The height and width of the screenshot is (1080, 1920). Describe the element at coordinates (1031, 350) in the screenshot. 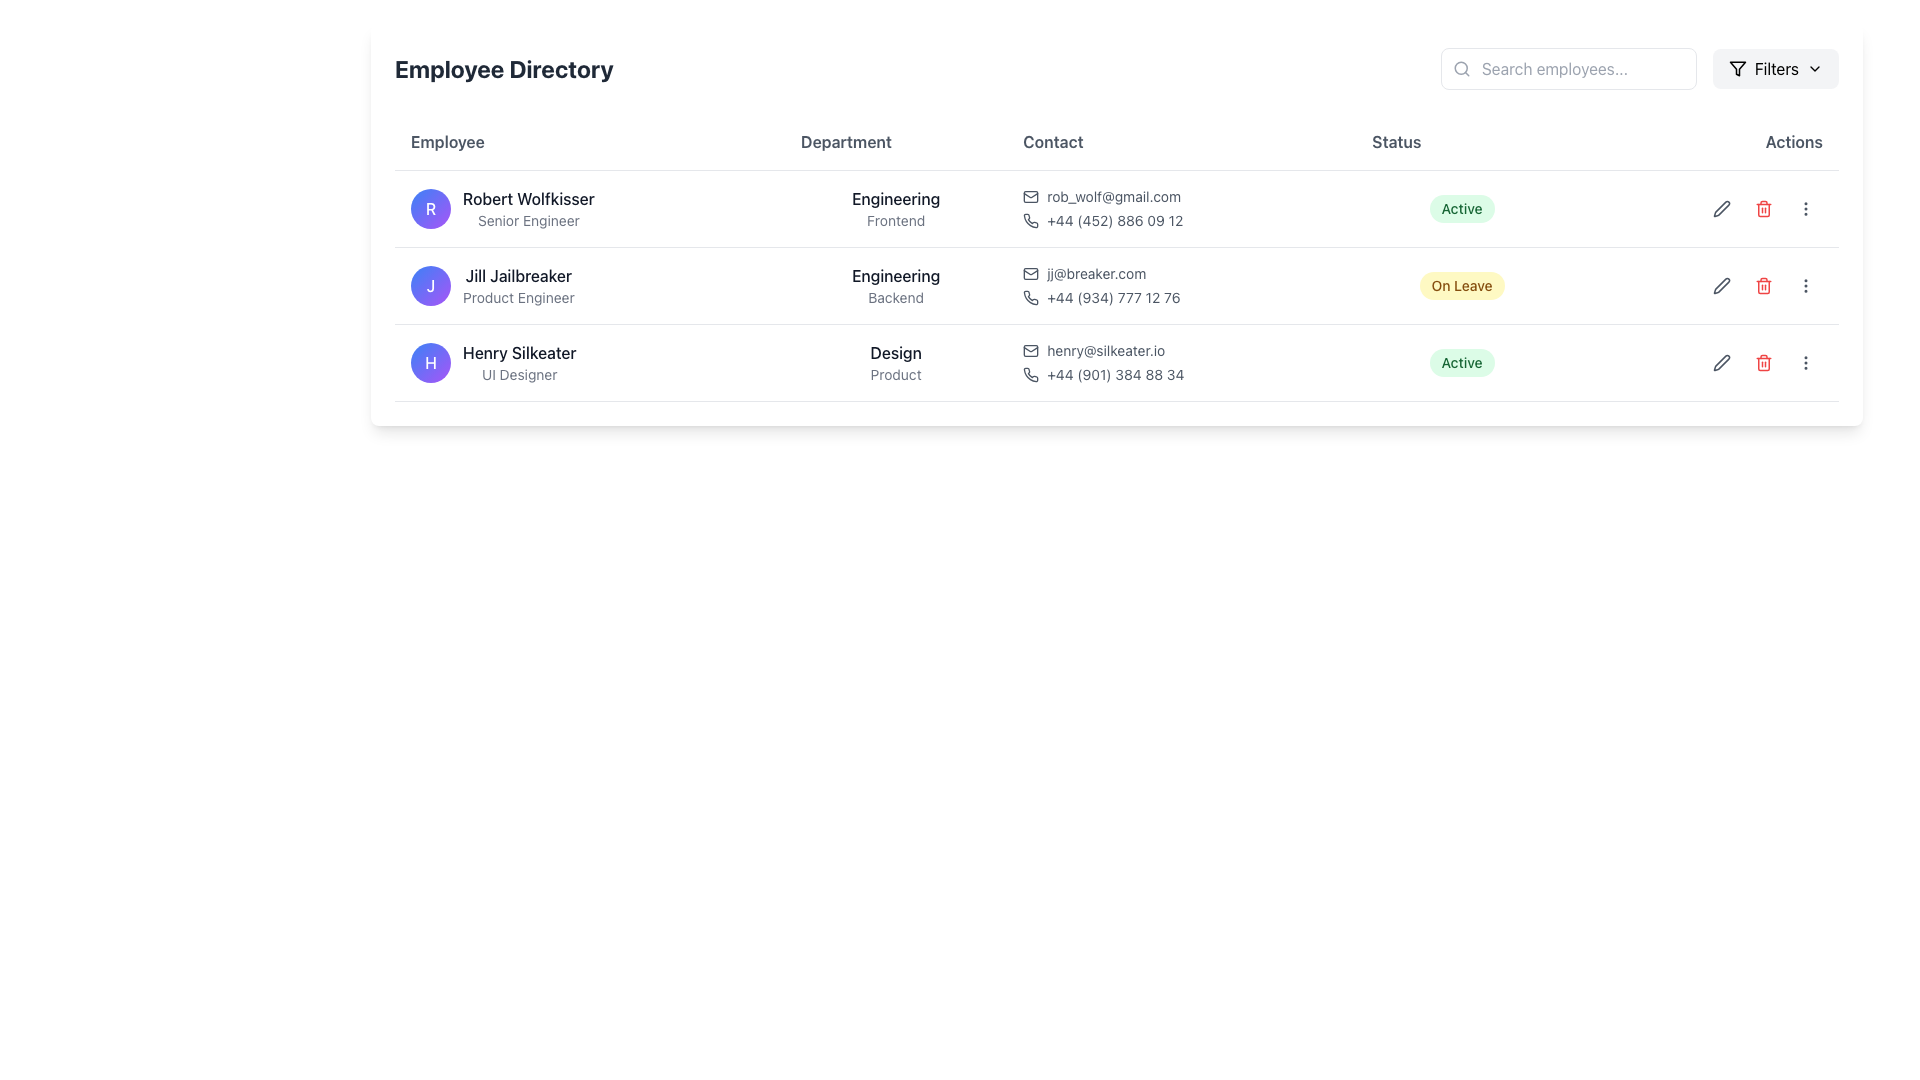

I see `the icon representing the email address for Henry Silkeater in the Contact column, located in the third row of the employee directory` at that location.